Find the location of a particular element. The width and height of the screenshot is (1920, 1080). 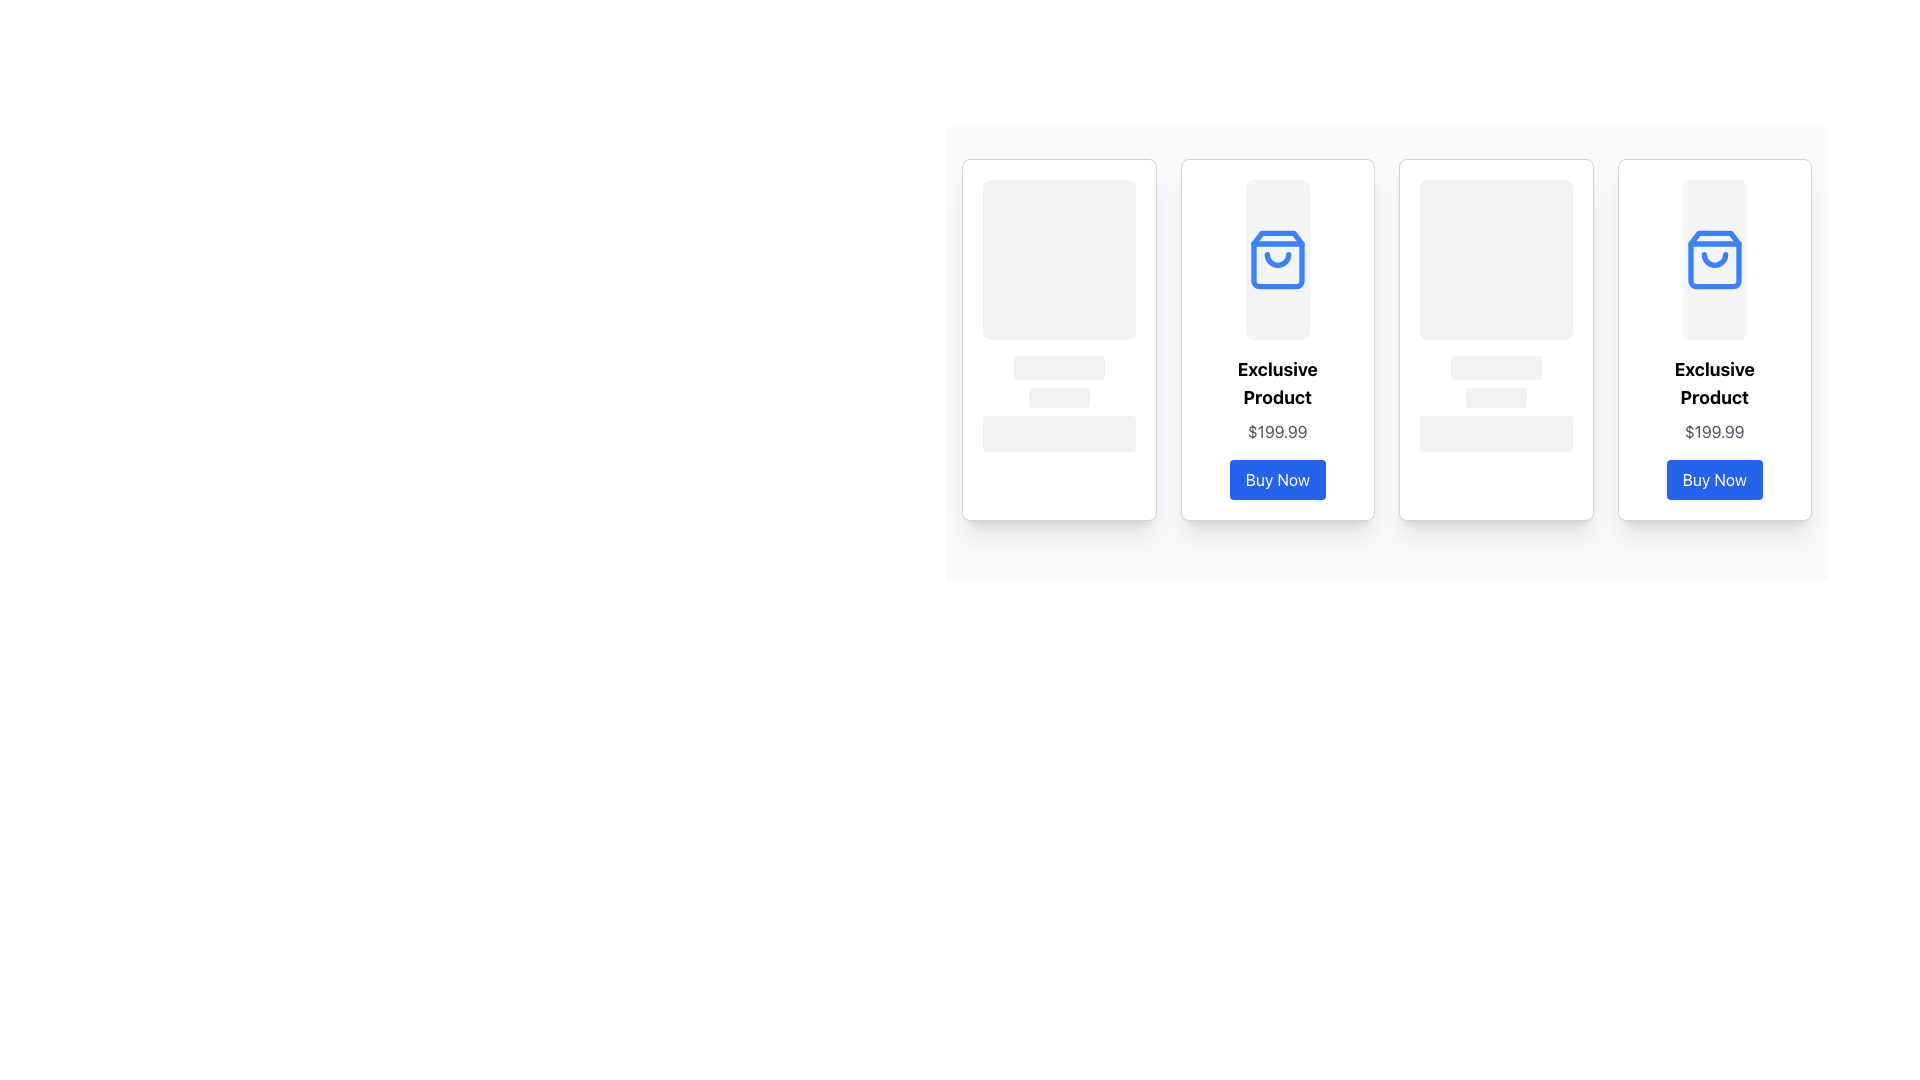

the static placeholder or visual divider, which is a small horizontal bar with a rounded shape, styled in light gray and located in the middle of a card component is located at coordinates (1496, 367).